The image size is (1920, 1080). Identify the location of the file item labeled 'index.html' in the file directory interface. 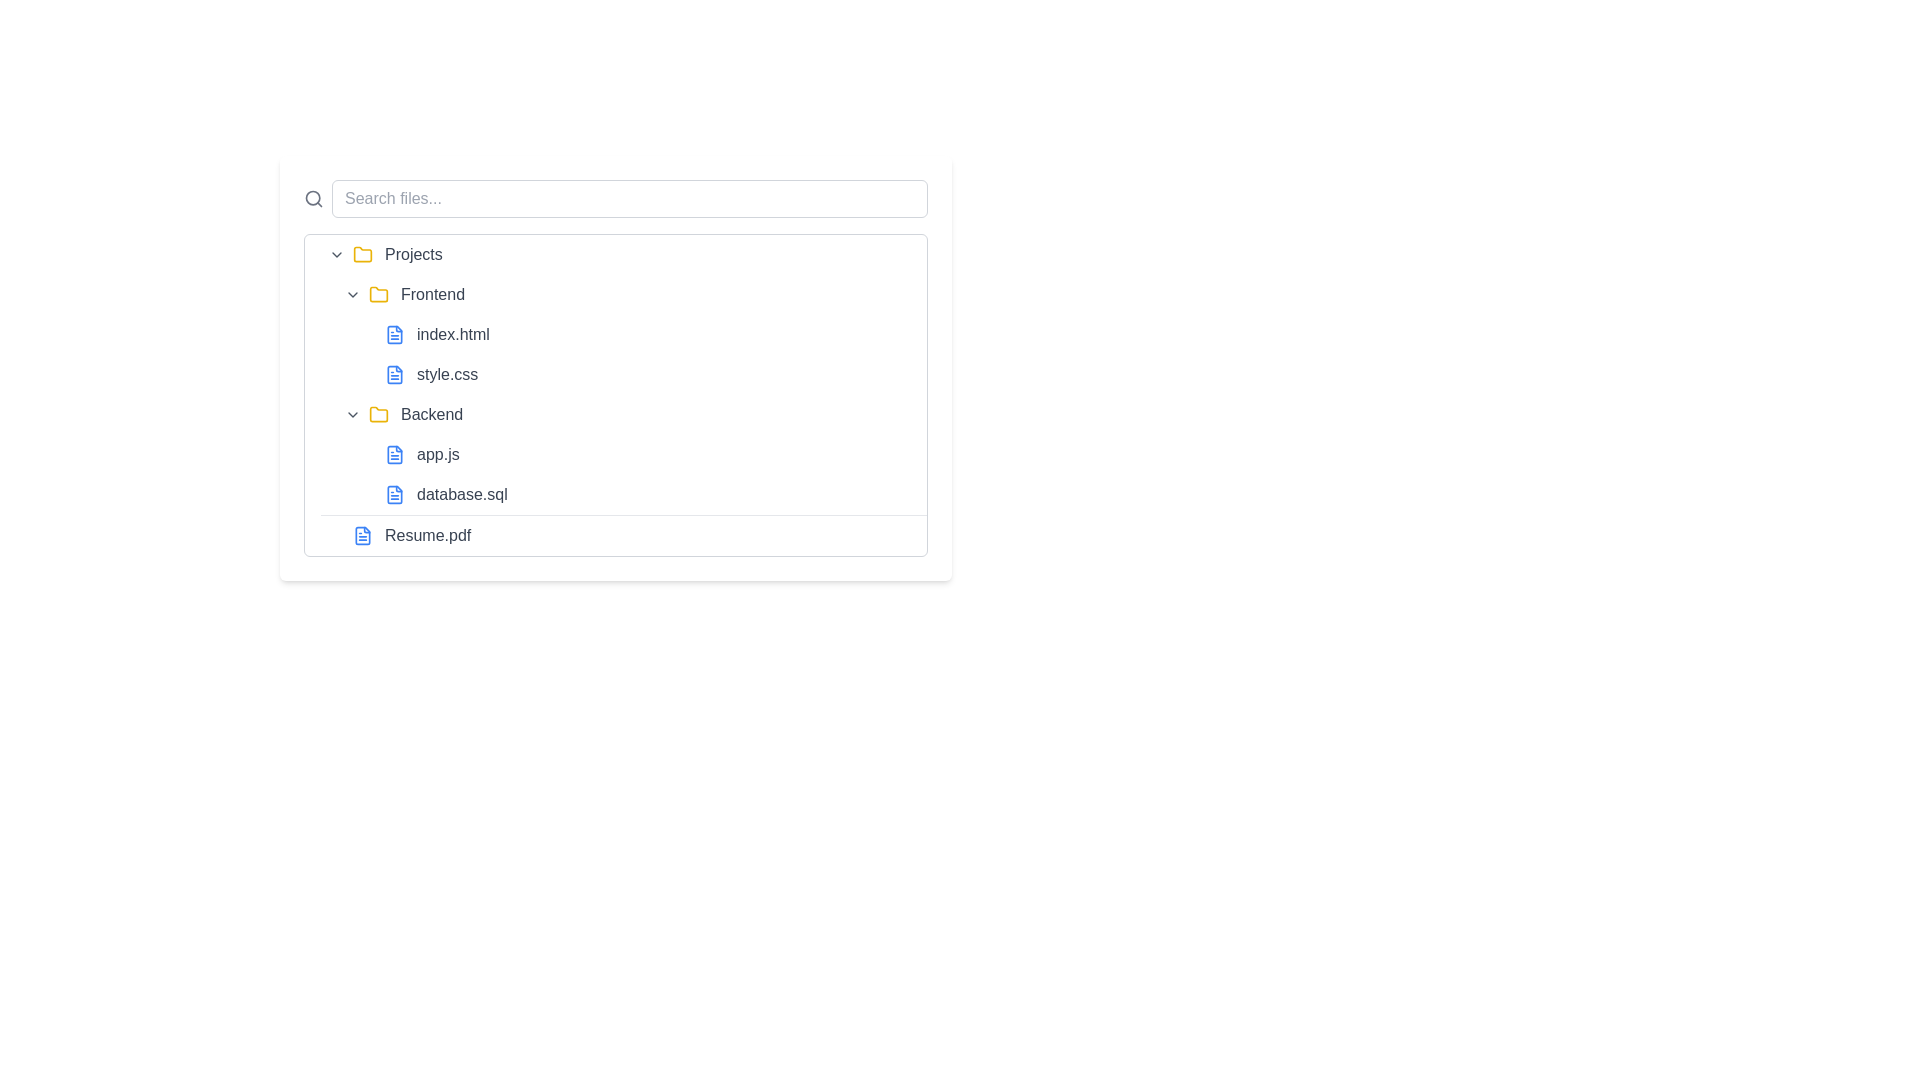
(638, 334).